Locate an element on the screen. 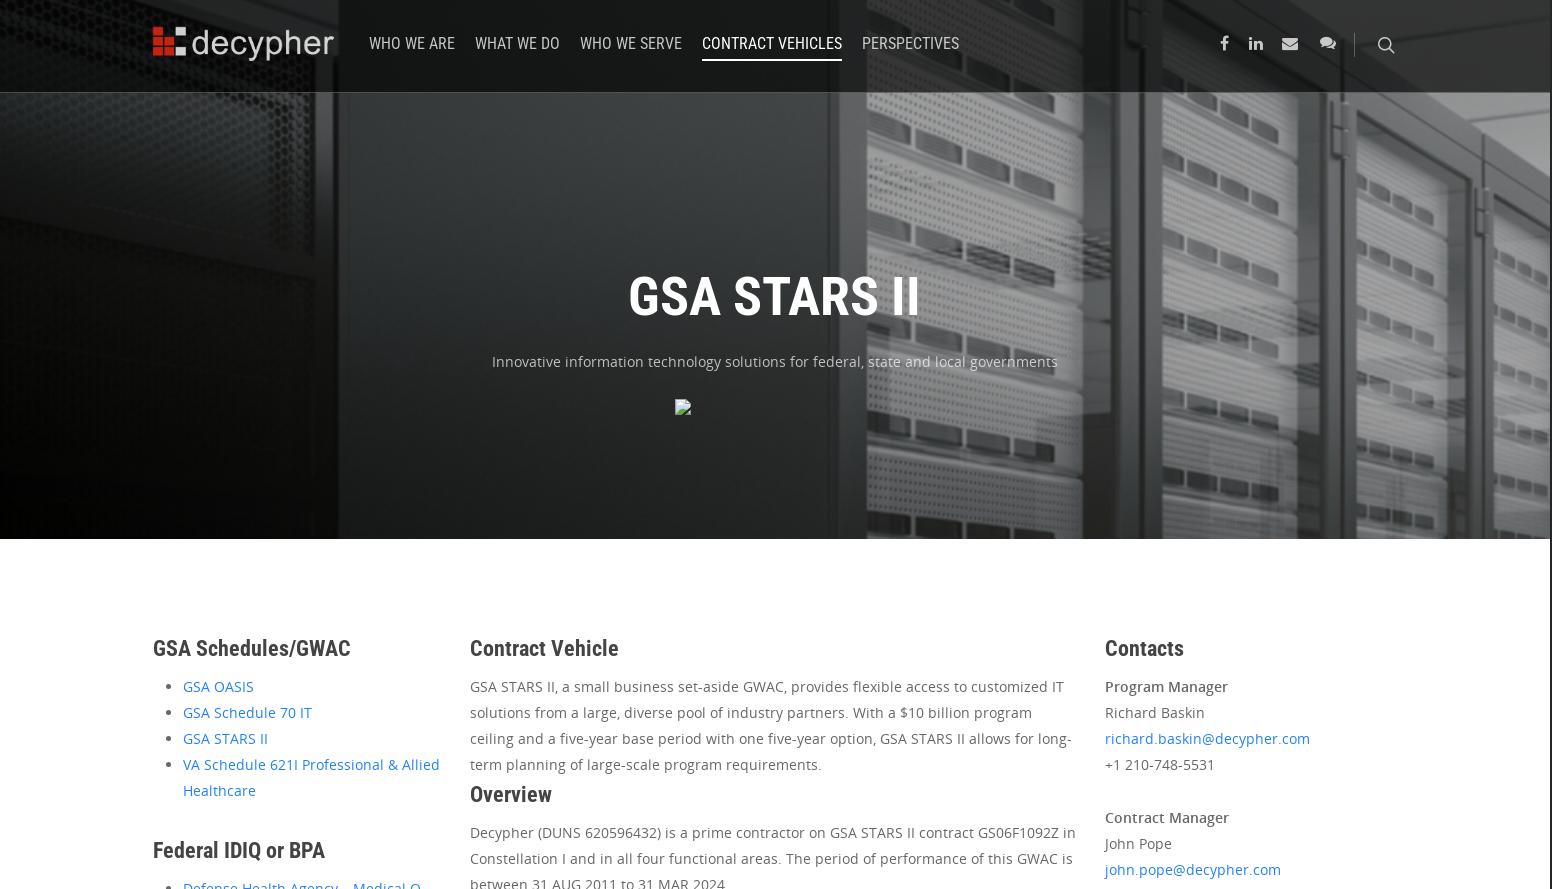 The height and width of the screenshot is (889, 1552). 'Overview' is located at coordinates (511, 794).